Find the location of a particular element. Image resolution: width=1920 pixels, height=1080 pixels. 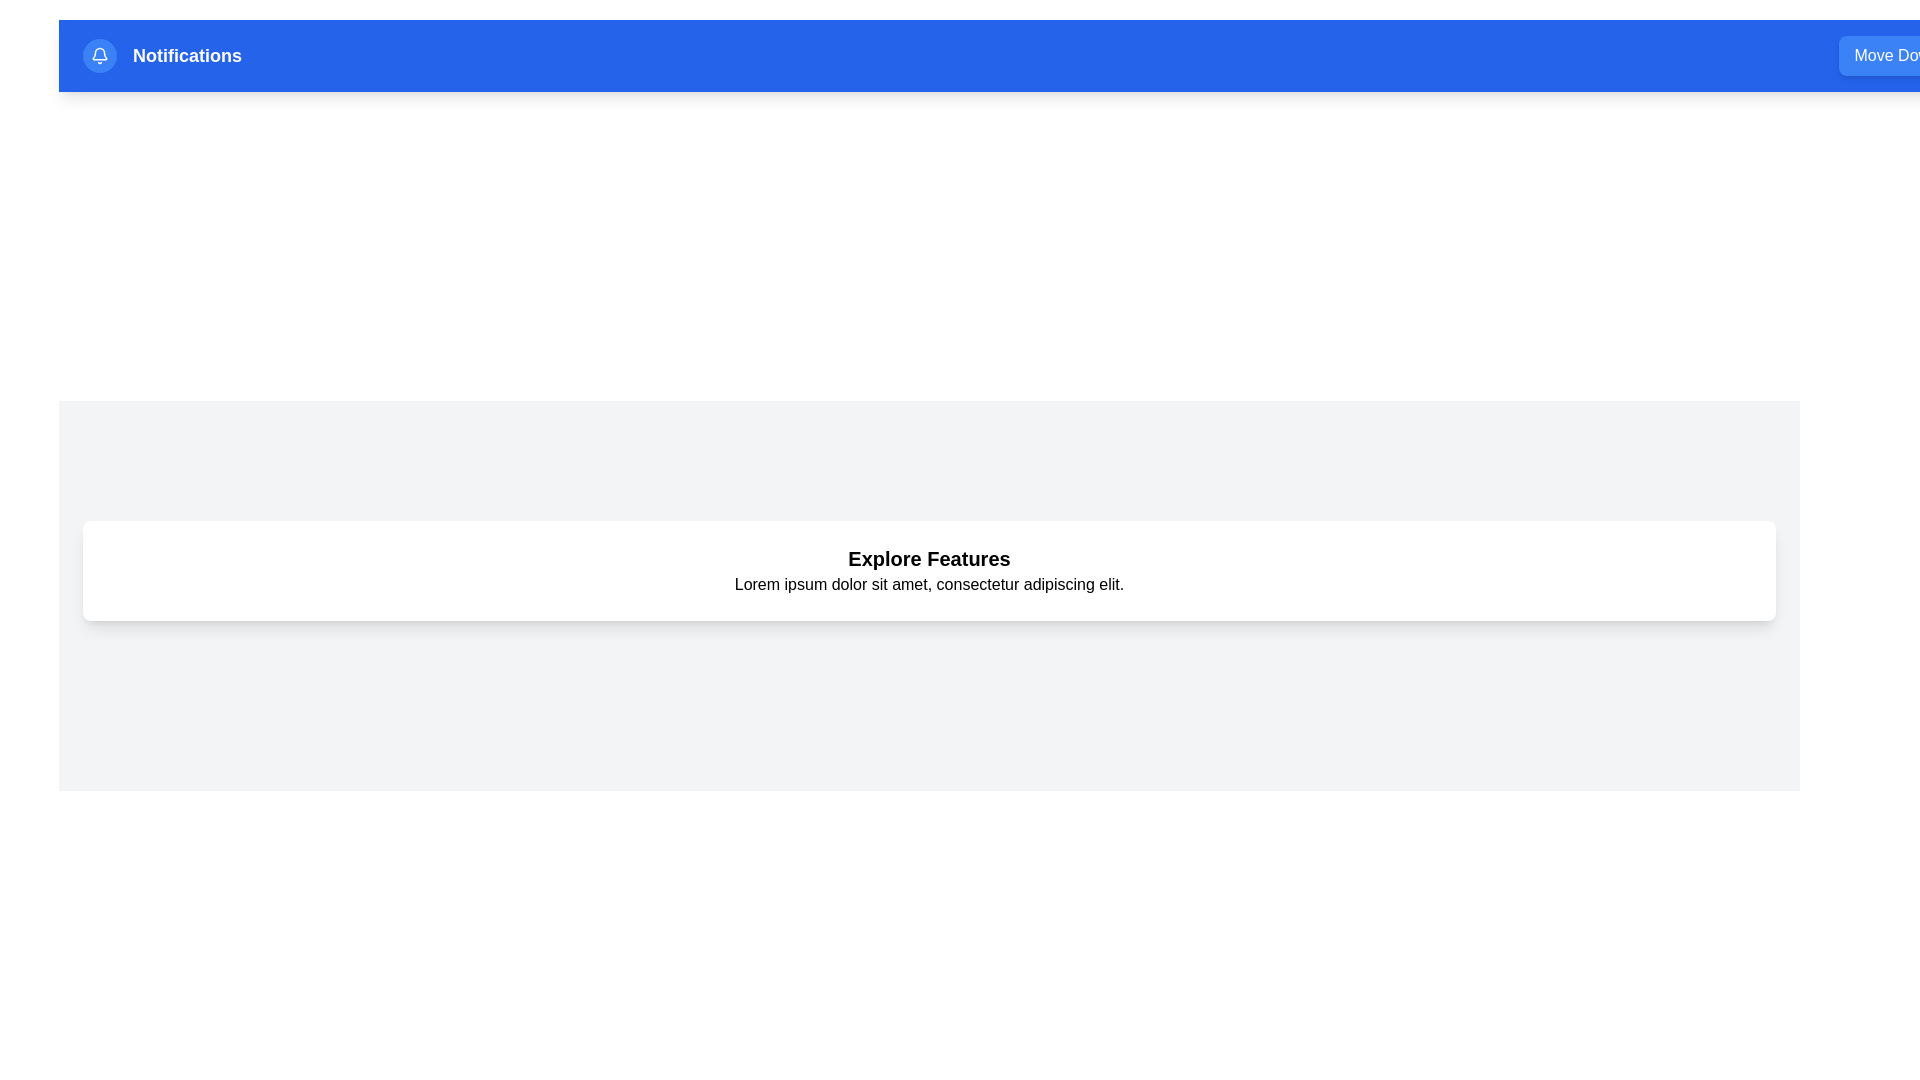

text label that contains 'Lorem ipsum dolor sit amet, consectetur adipiscing elit.' located below the 'Explore Features' text is located at coordinates (928, 585).